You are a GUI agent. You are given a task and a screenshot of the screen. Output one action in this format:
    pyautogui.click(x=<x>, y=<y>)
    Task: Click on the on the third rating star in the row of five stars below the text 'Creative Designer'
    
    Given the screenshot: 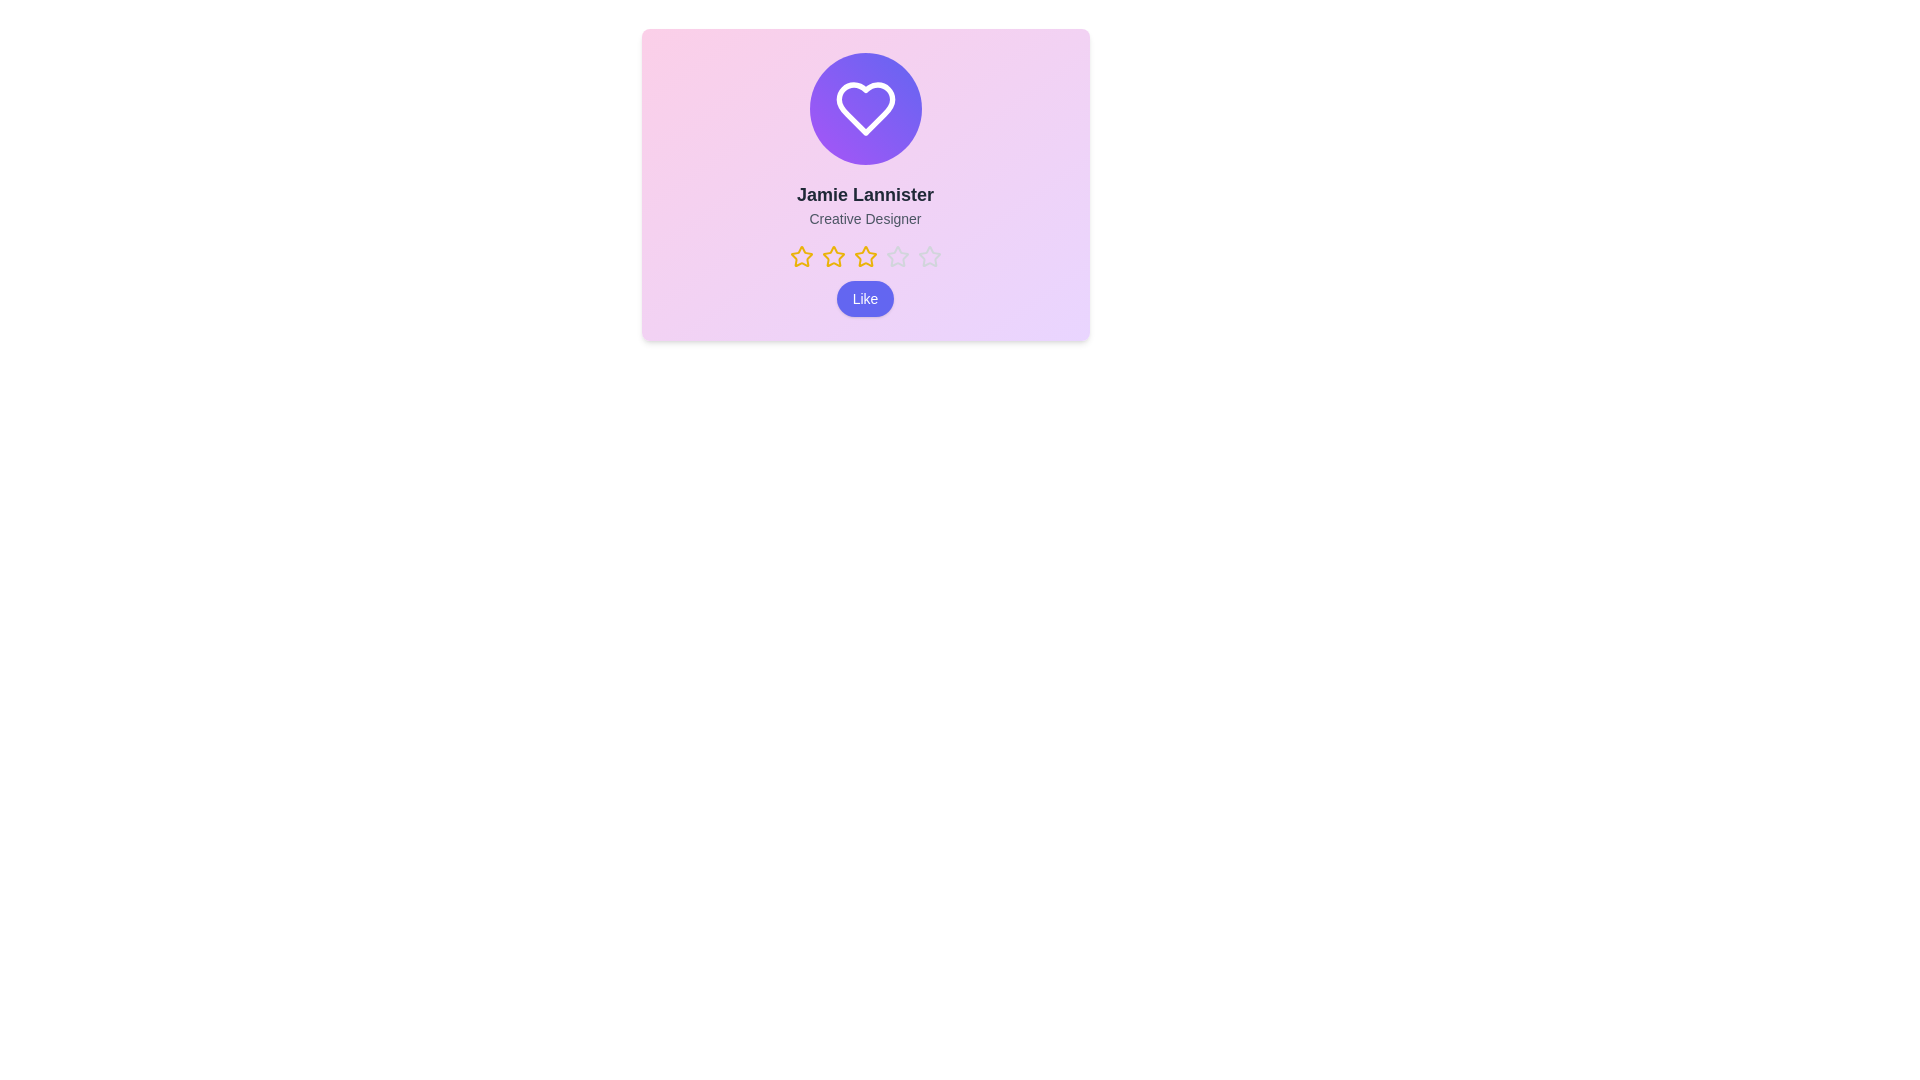 What is the action you would take?
    pyautogui.click(x=864, y=254)
    